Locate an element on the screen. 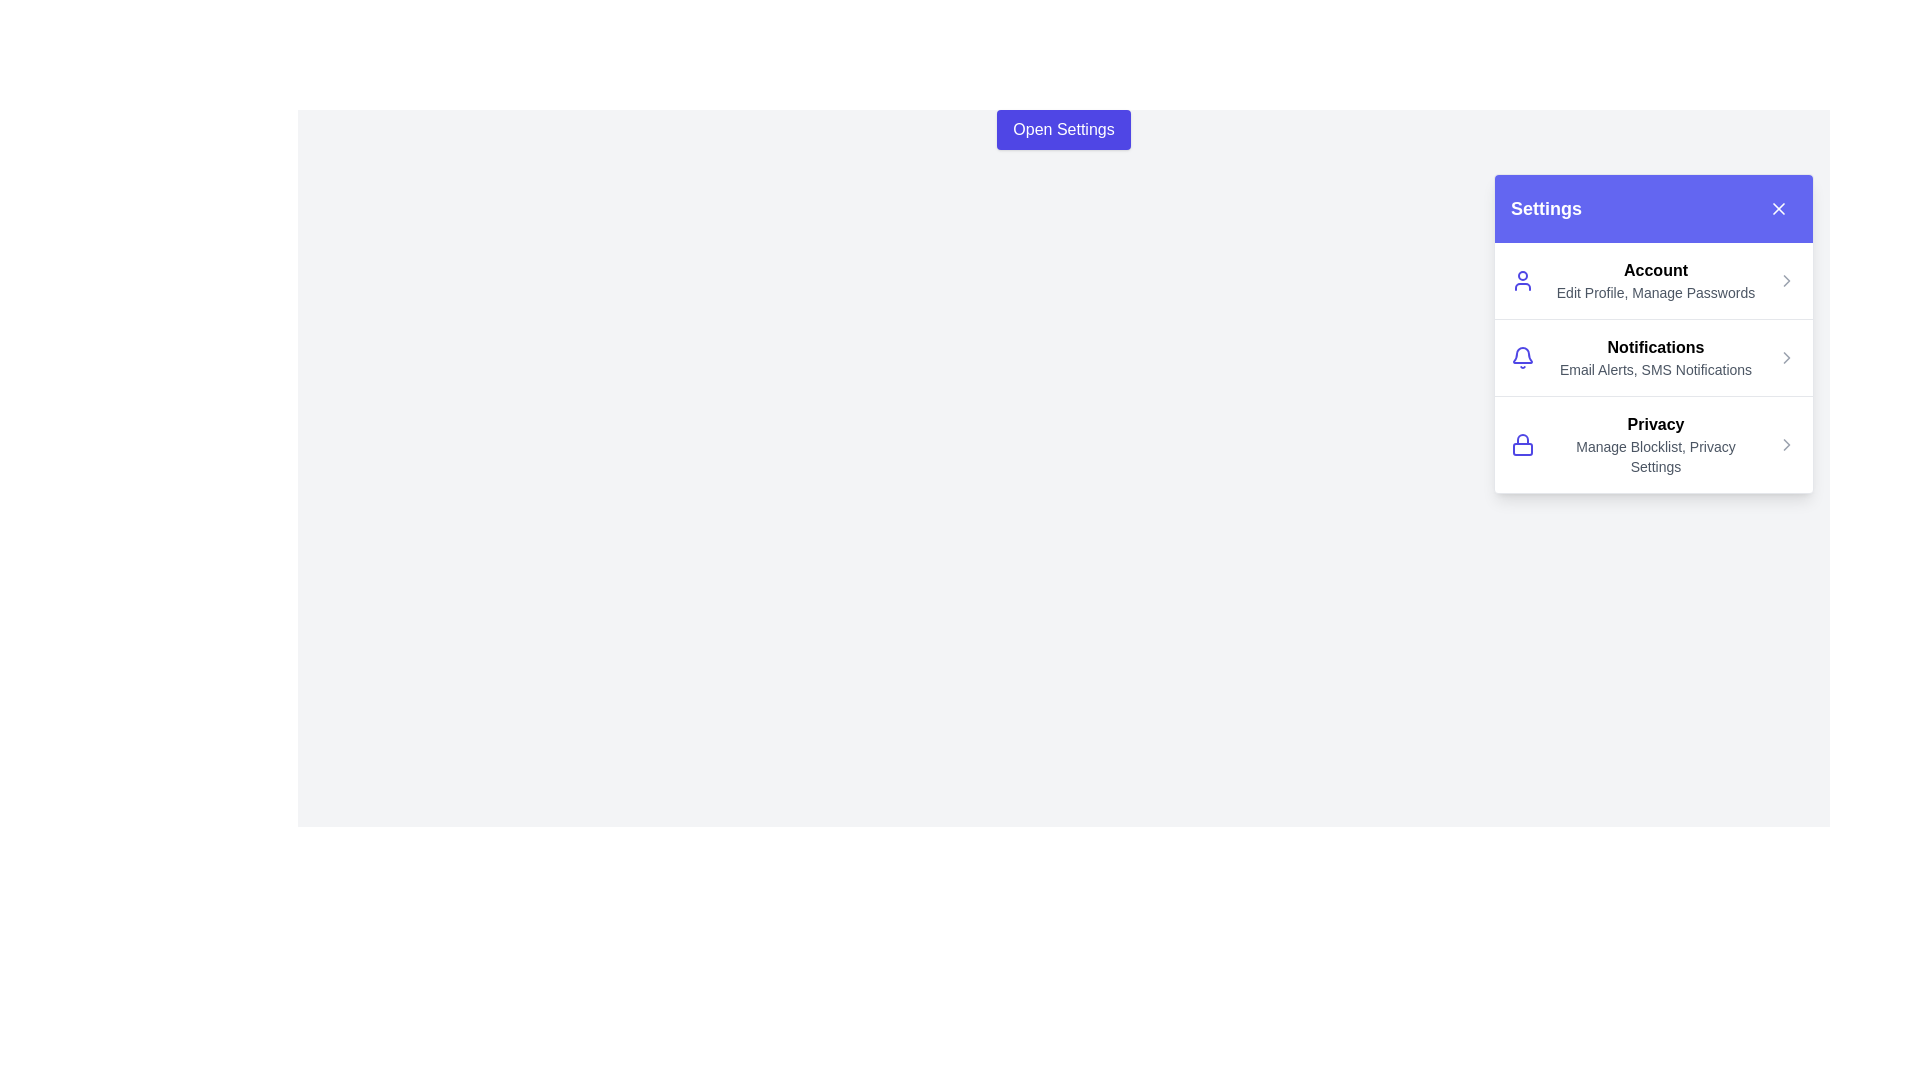 The height and width of the screenshot is (1080, 1920). the purple outlined lock icon located to the left of the 'Privacy: Manage Blocklist, Privacy Settings' text in the third row of options in the 'Settings' panel is located at coordinates (1521, 443).